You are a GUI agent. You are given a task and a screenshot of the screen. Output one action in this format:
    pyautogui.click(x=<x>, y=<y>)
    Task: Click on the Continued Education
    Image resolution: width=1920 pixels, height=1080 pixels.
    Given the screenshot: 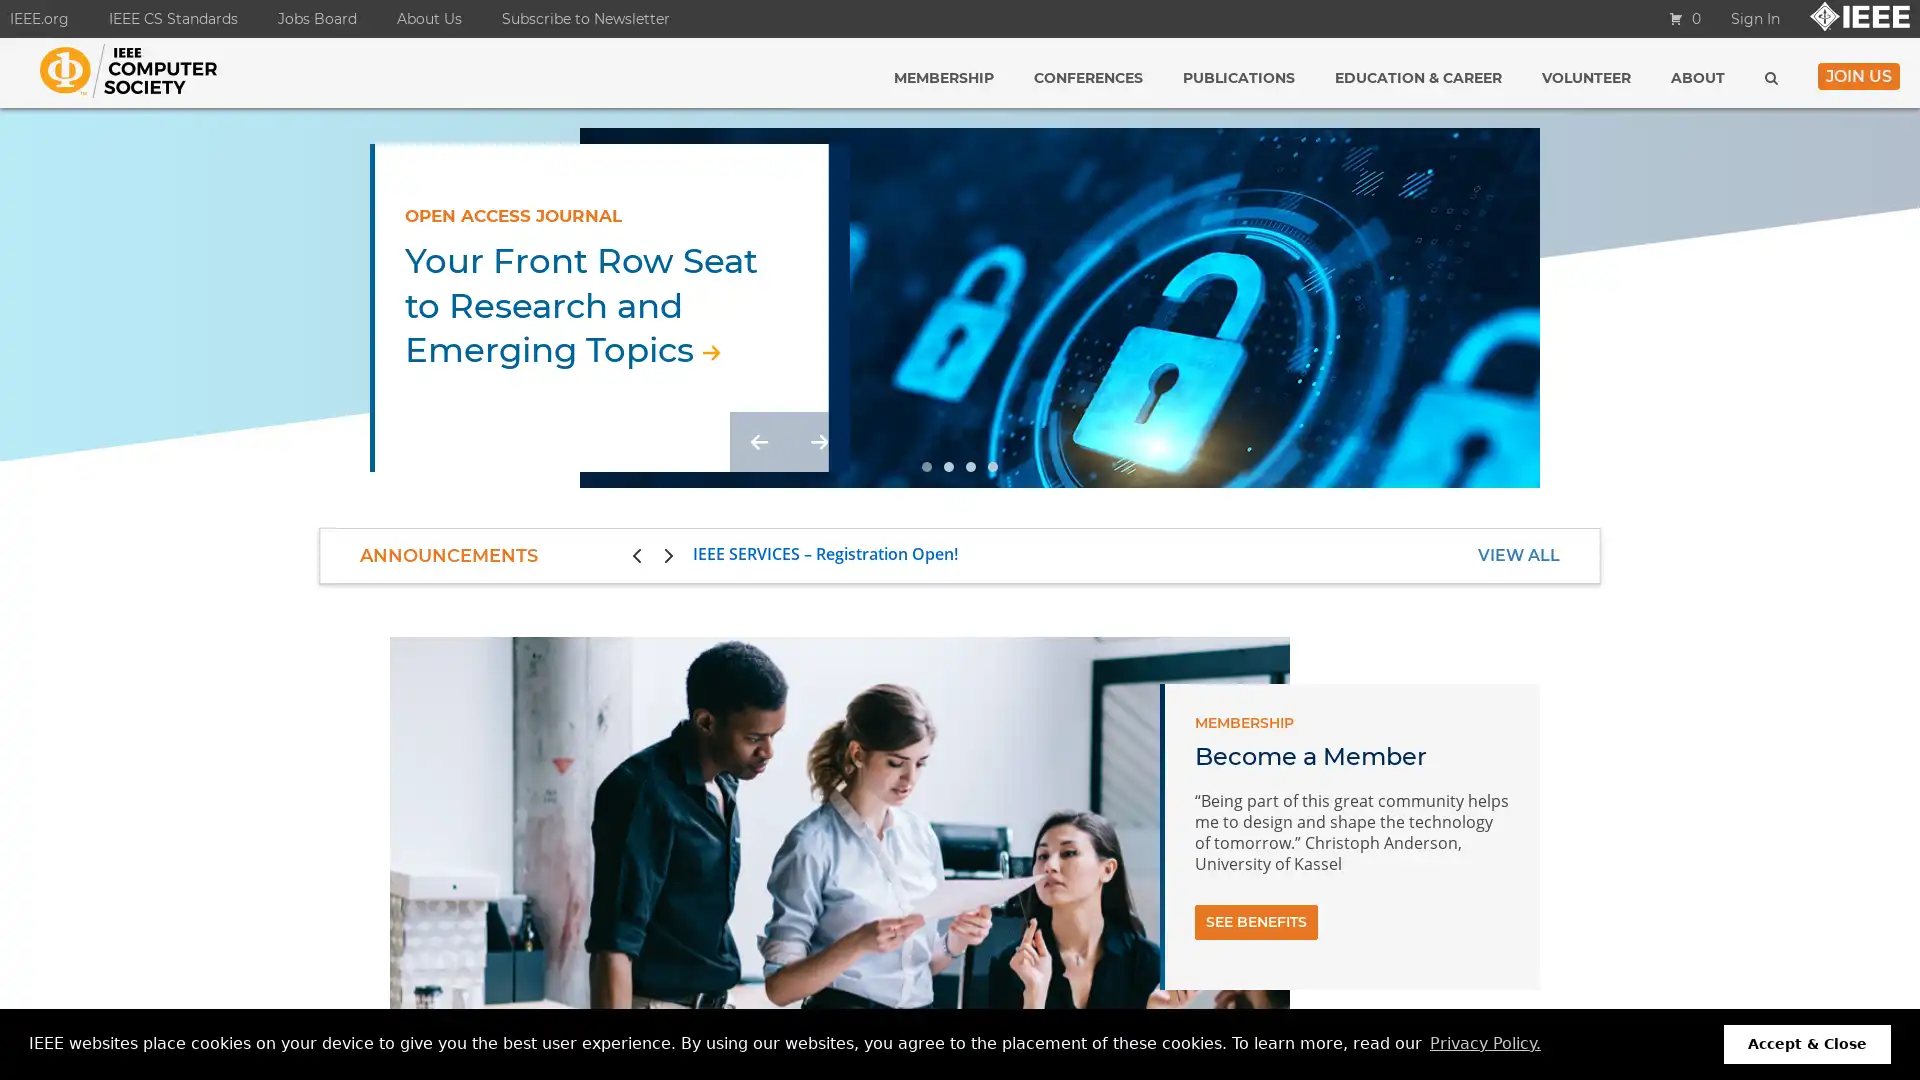 What is the action you would take?
    pyautogui.click(x=948, y=466)
    